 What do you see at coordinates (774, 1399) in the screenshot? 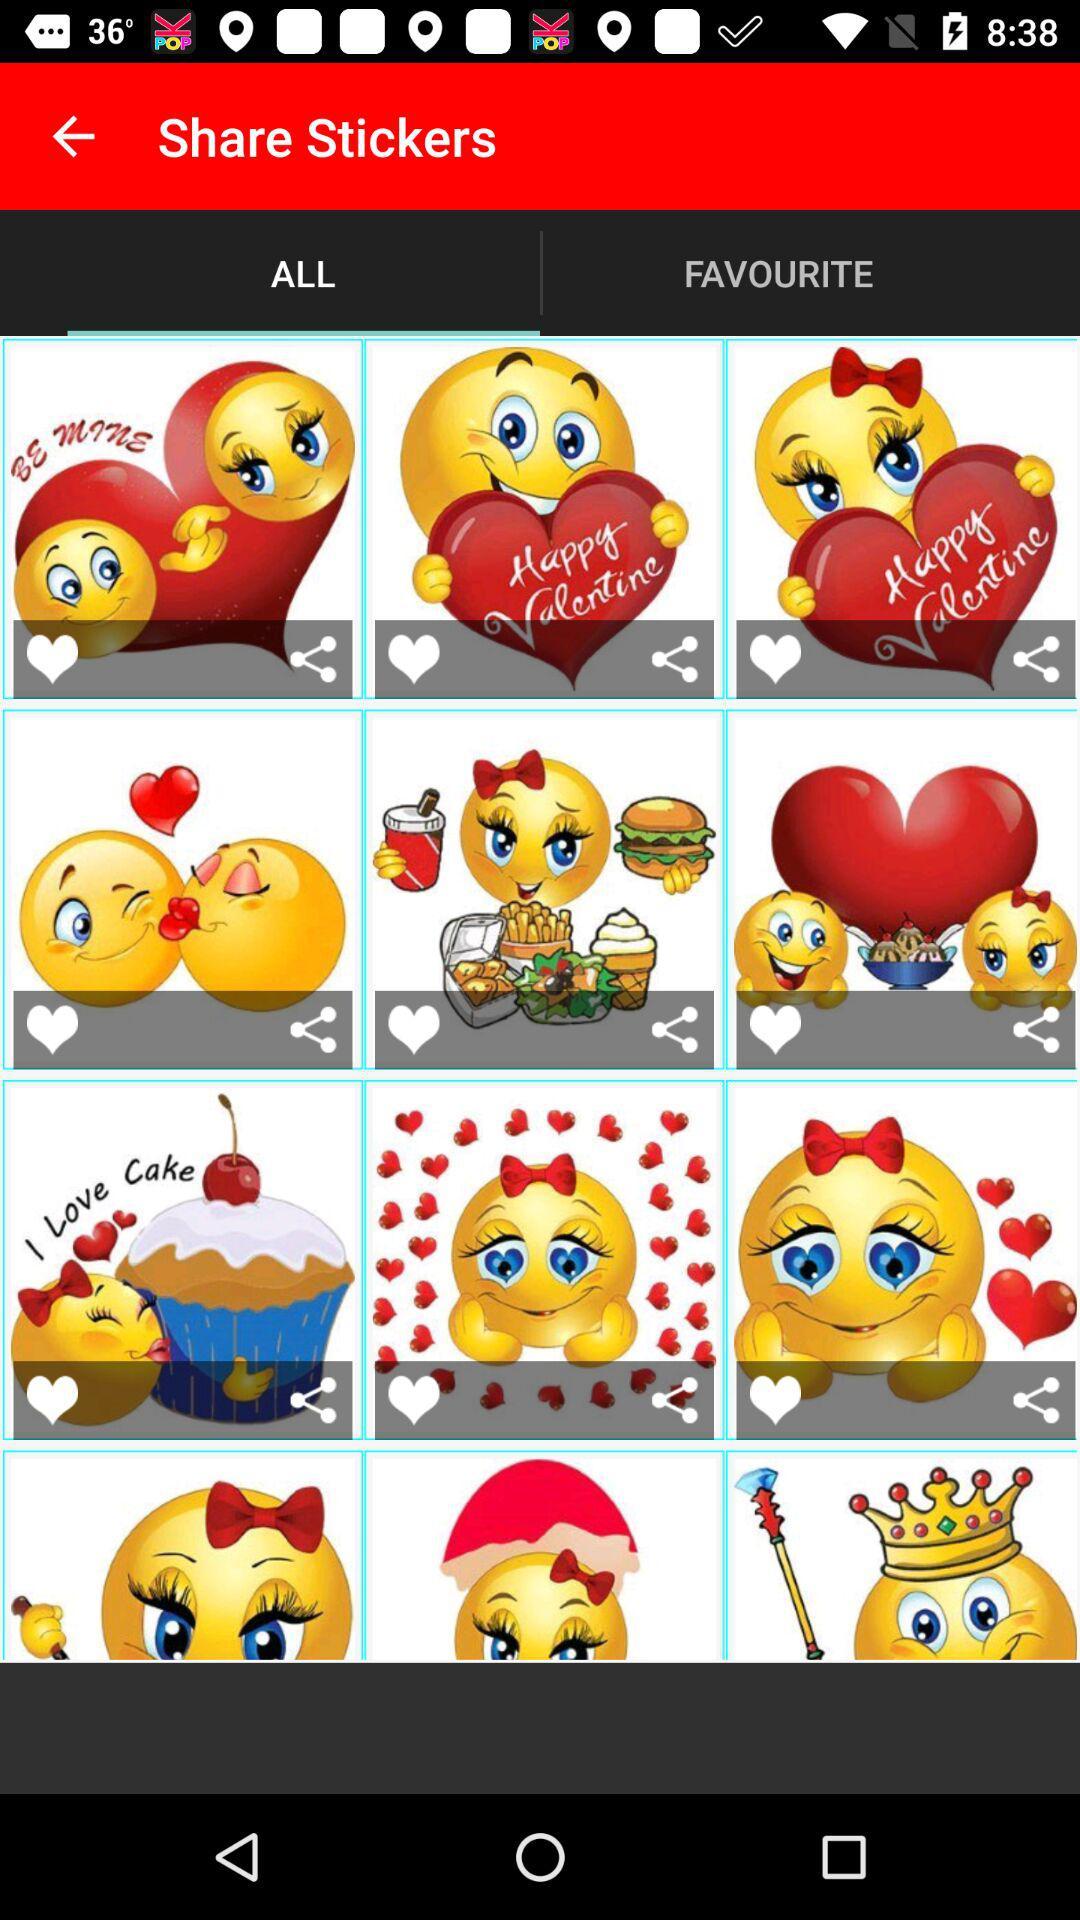
I see `this sticker` at bounding box center [774, 1399].